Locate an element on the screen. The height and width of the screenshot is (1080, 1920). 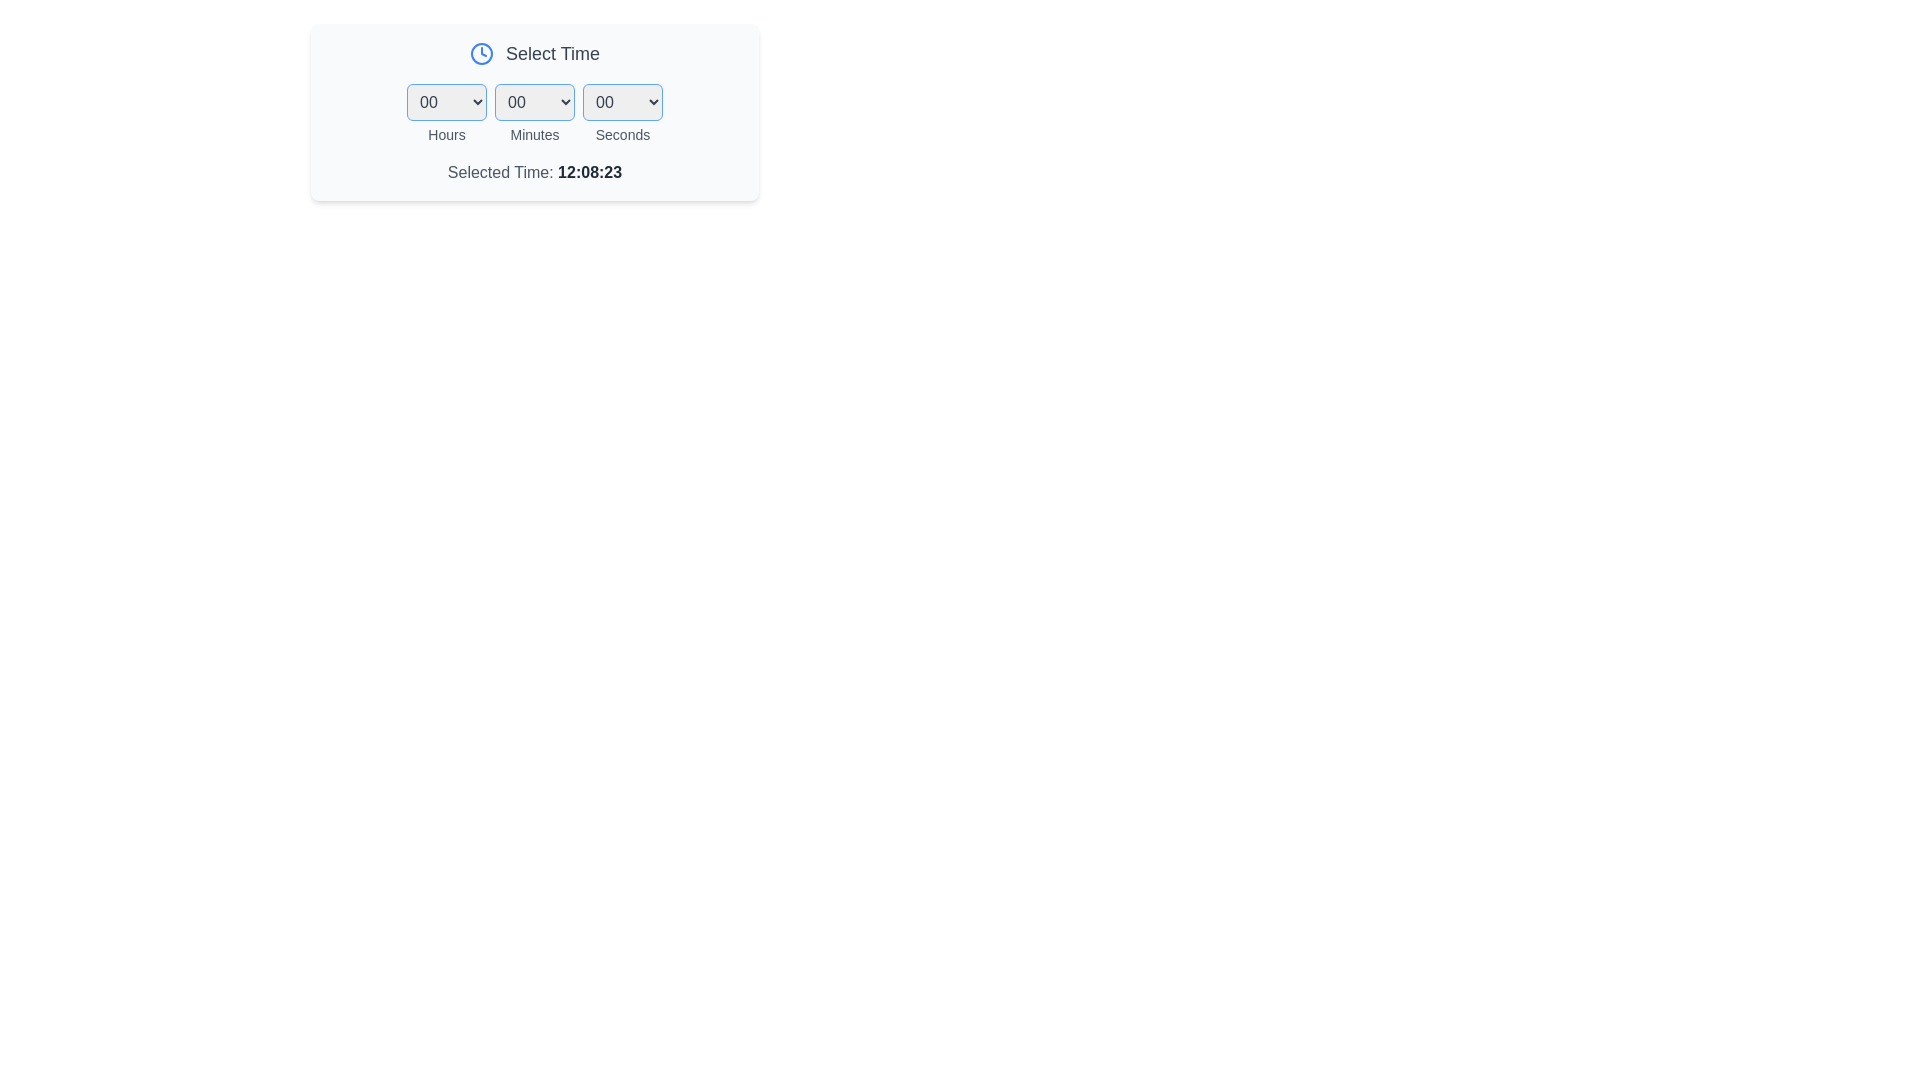
the 'Minutes' text label, which is a small gray text located below the second dropdown menu in the time selection interface is located at coordinates (534, 135).